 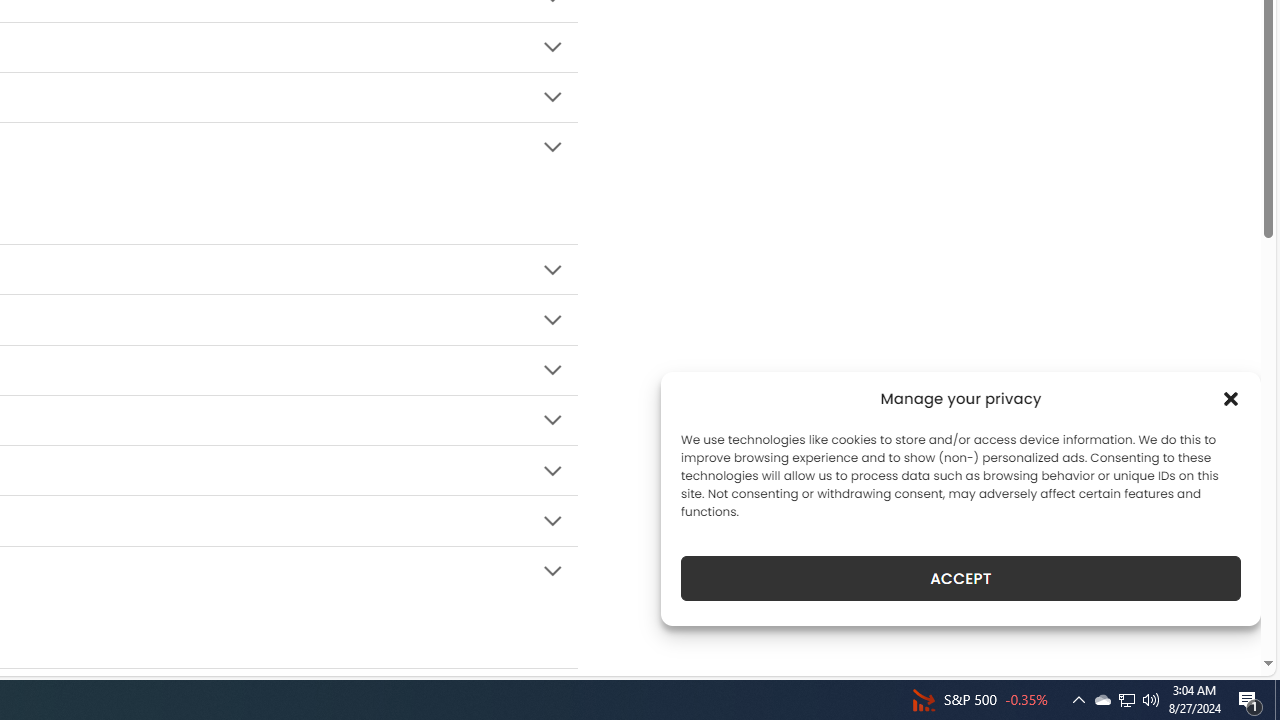 What do you see at coordinates (961, 578) in the screenshot?
I see `'ACCEPT'` at bounding box center [961, 578].